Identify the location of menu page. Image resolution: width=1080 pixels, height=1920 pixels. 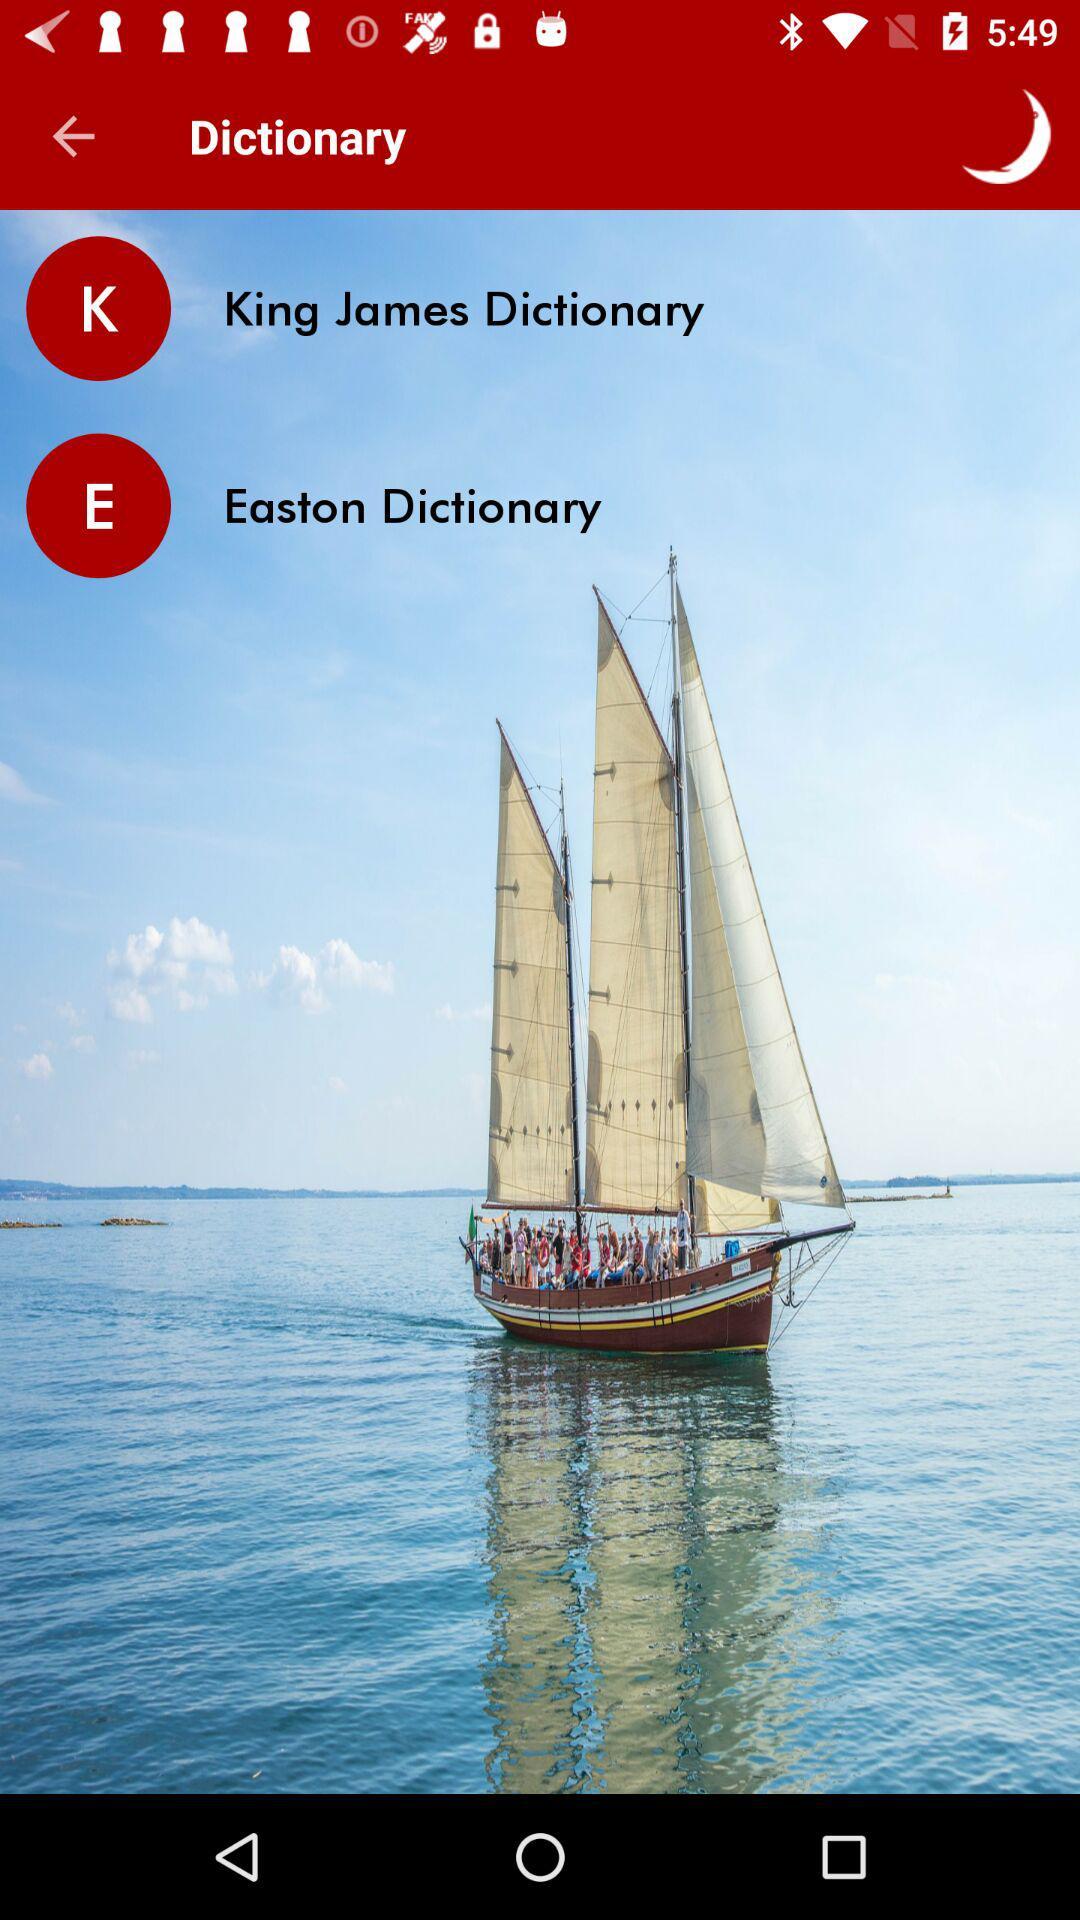
(1006, 135).